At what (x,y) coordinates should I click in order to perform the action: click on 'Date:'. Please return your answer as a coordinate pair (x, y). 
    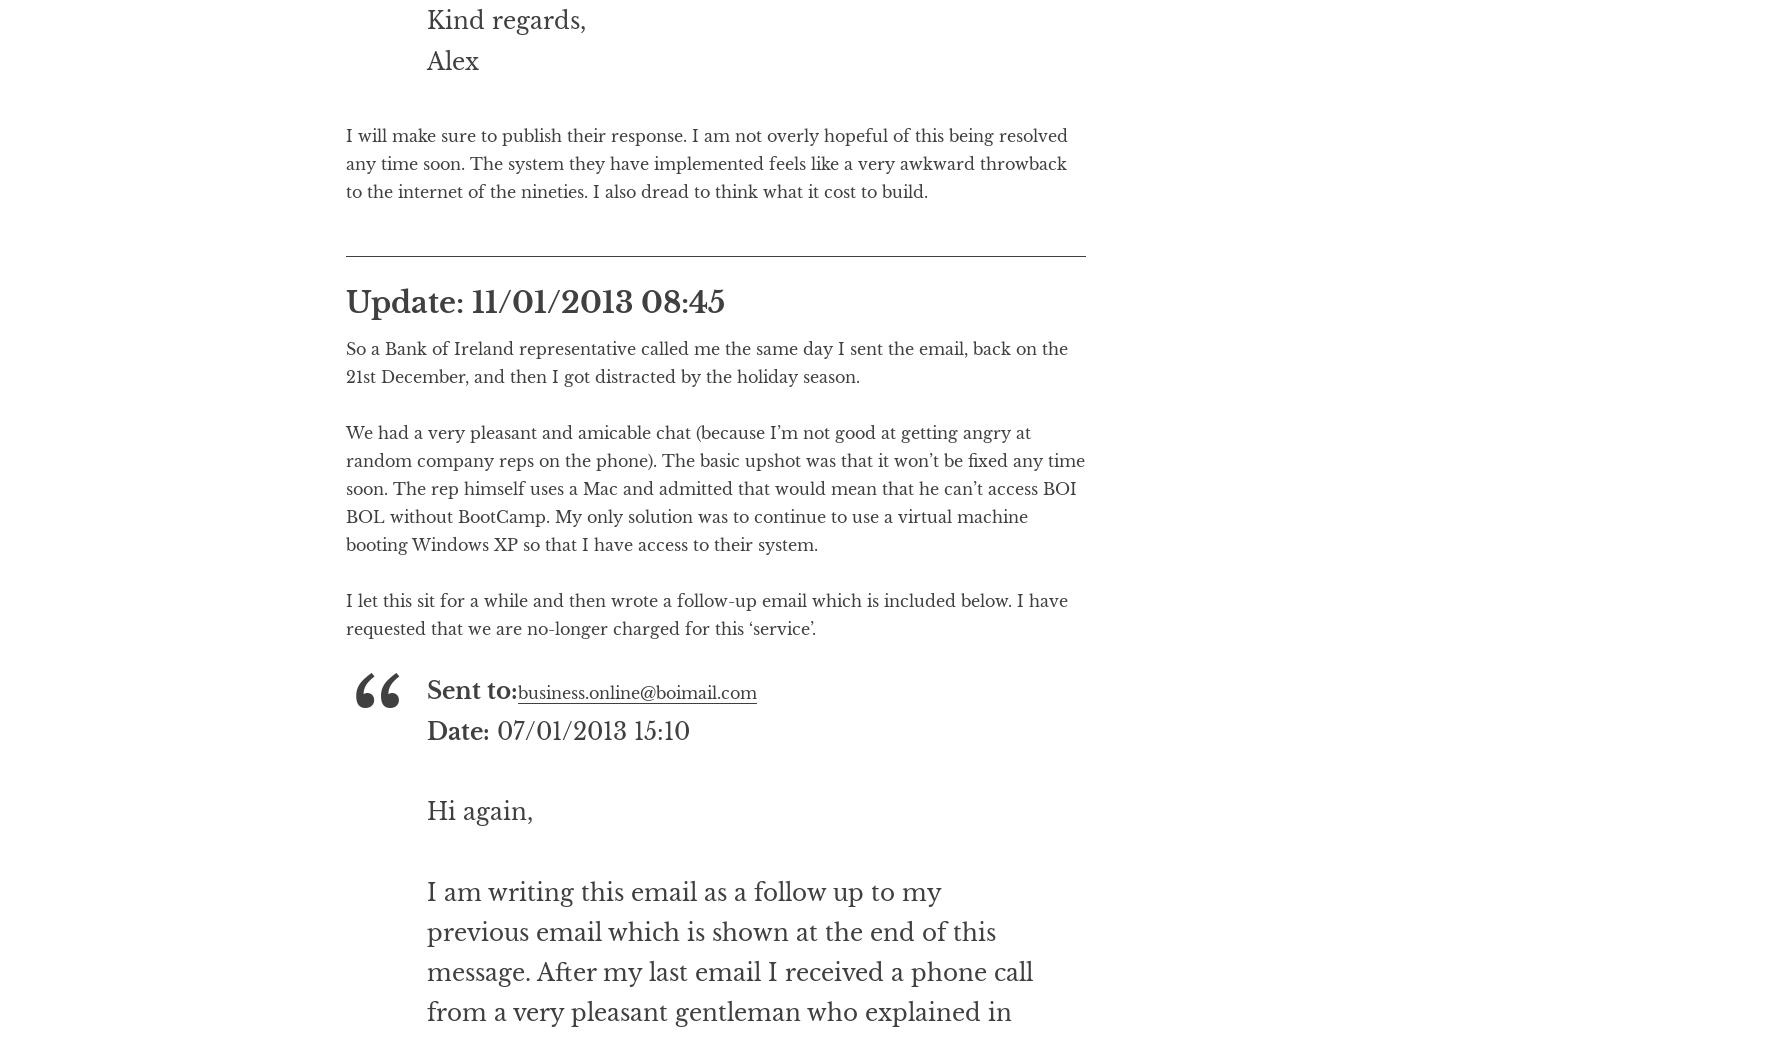
    Looking at the image, I should click on (424, 811).